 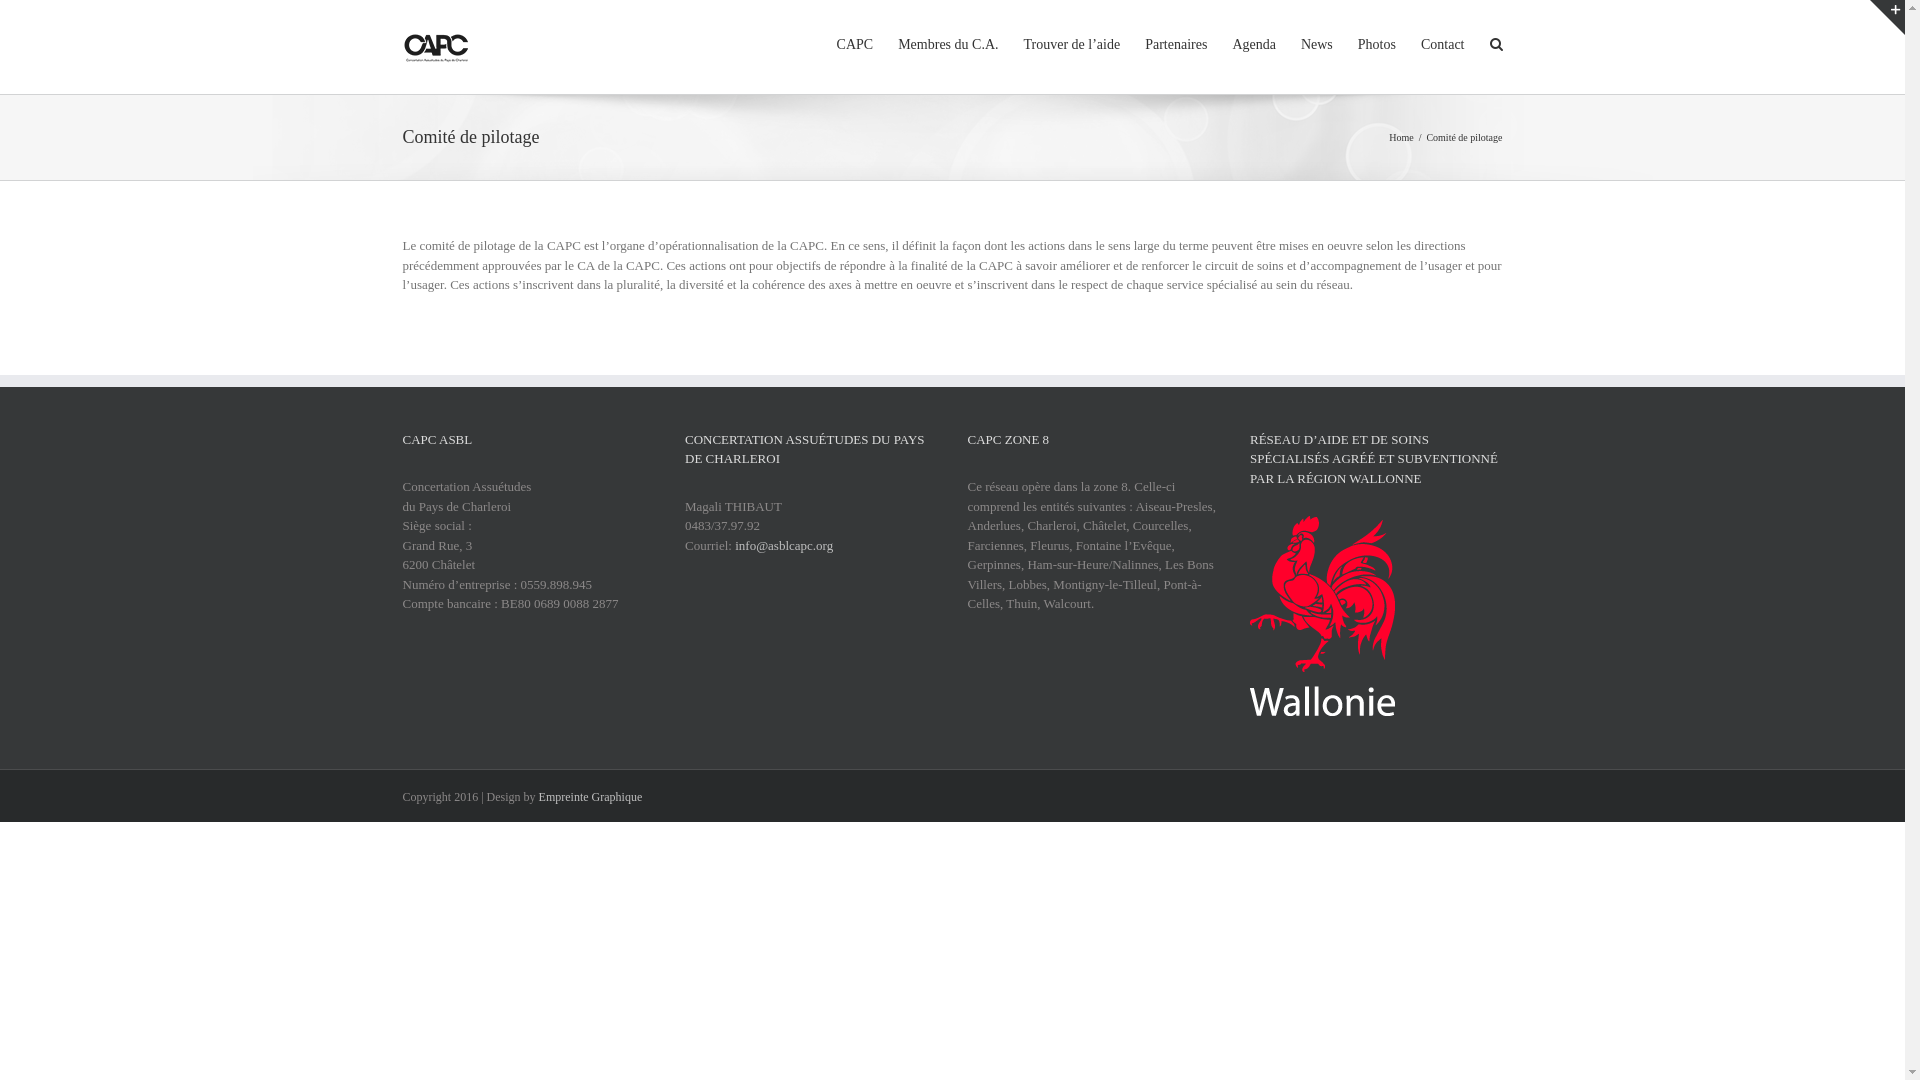 I want to click on 'Agenda', so click(x=1252, y=42).